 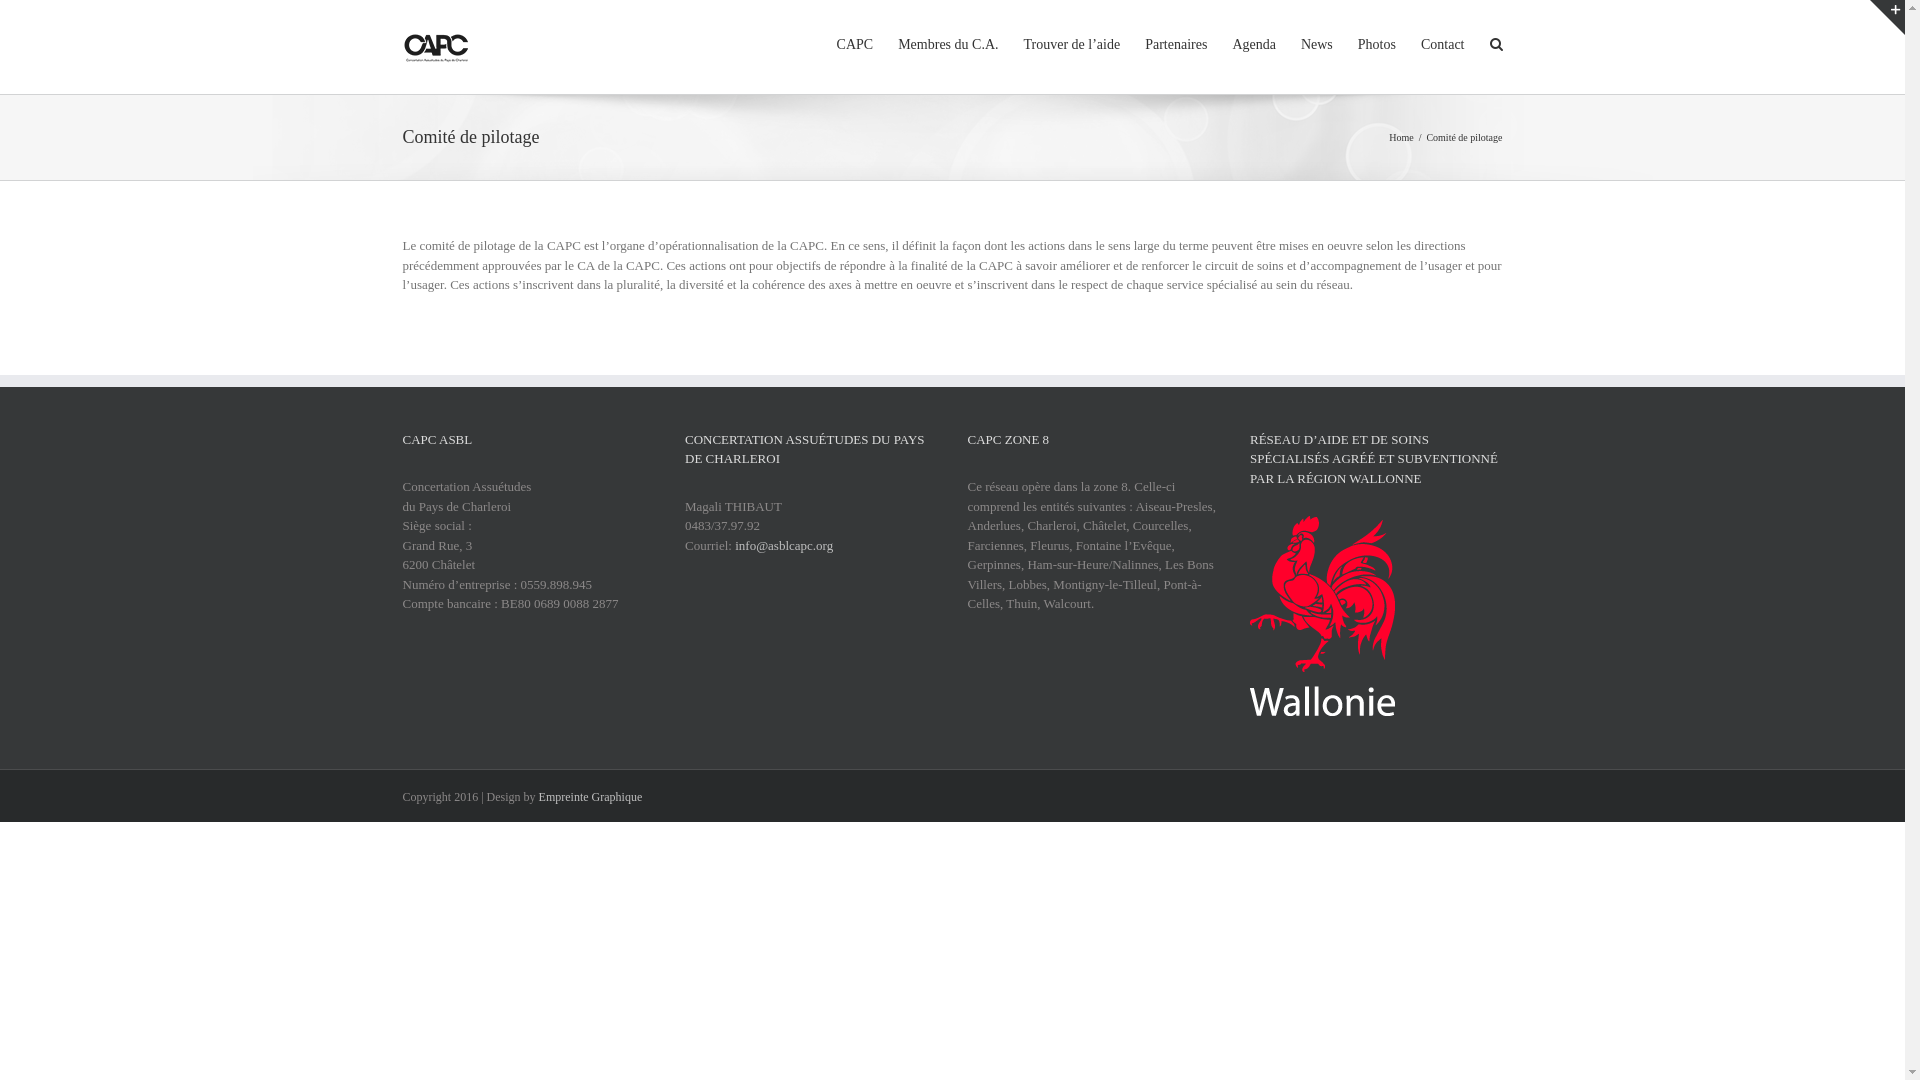 I want to click on 'Agenda', so click(x=1252, y=42).